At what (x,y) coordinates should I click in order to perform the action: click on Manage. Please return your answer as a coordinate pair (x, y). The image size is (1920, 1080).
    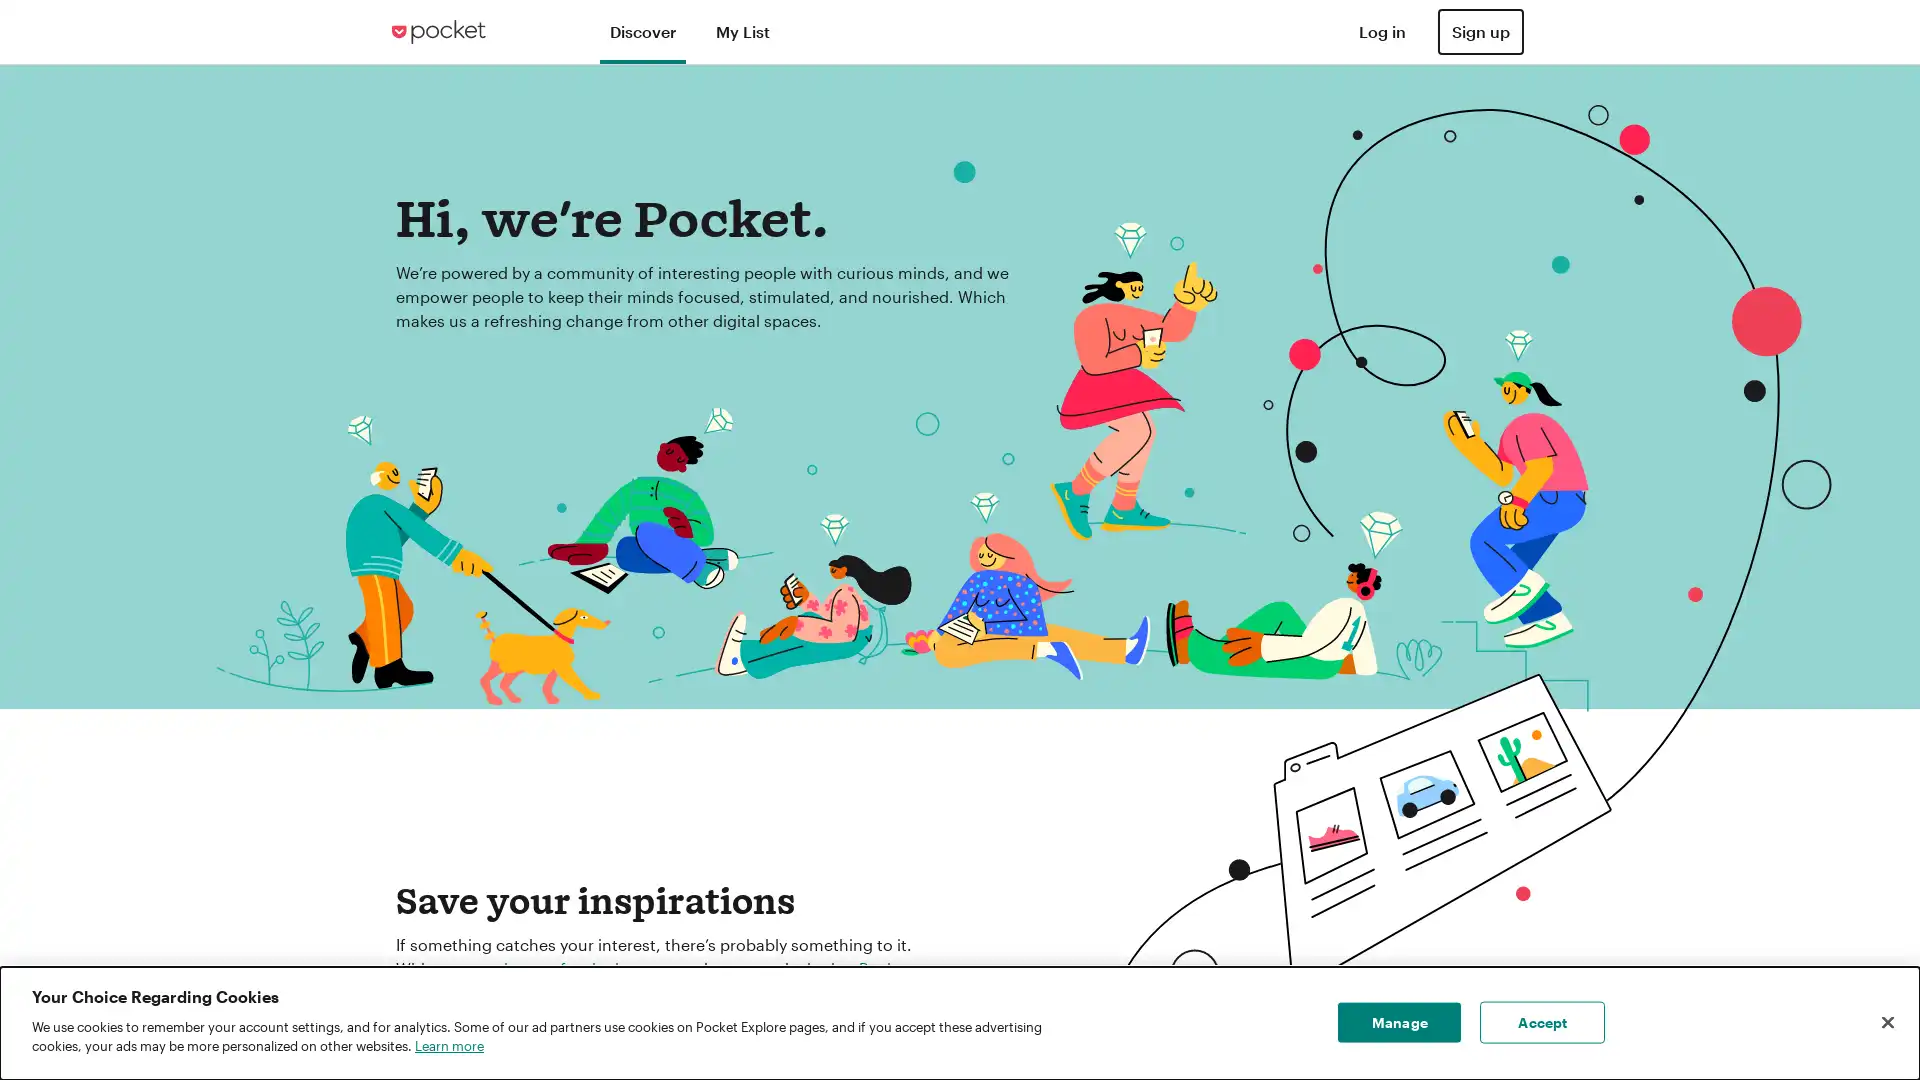
    Looking at the image, I should click on (1398, 1022).